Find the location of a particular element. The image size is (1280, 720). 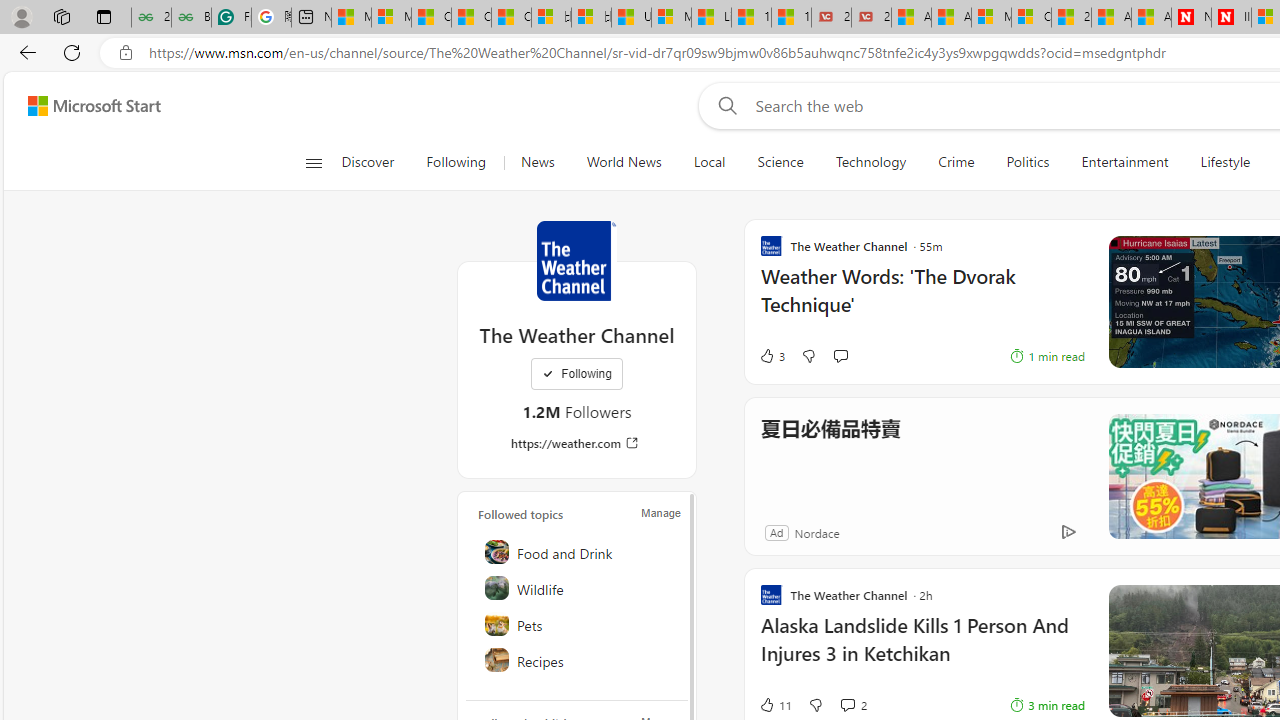

'11 Like' is located at coordinates (774, 703).